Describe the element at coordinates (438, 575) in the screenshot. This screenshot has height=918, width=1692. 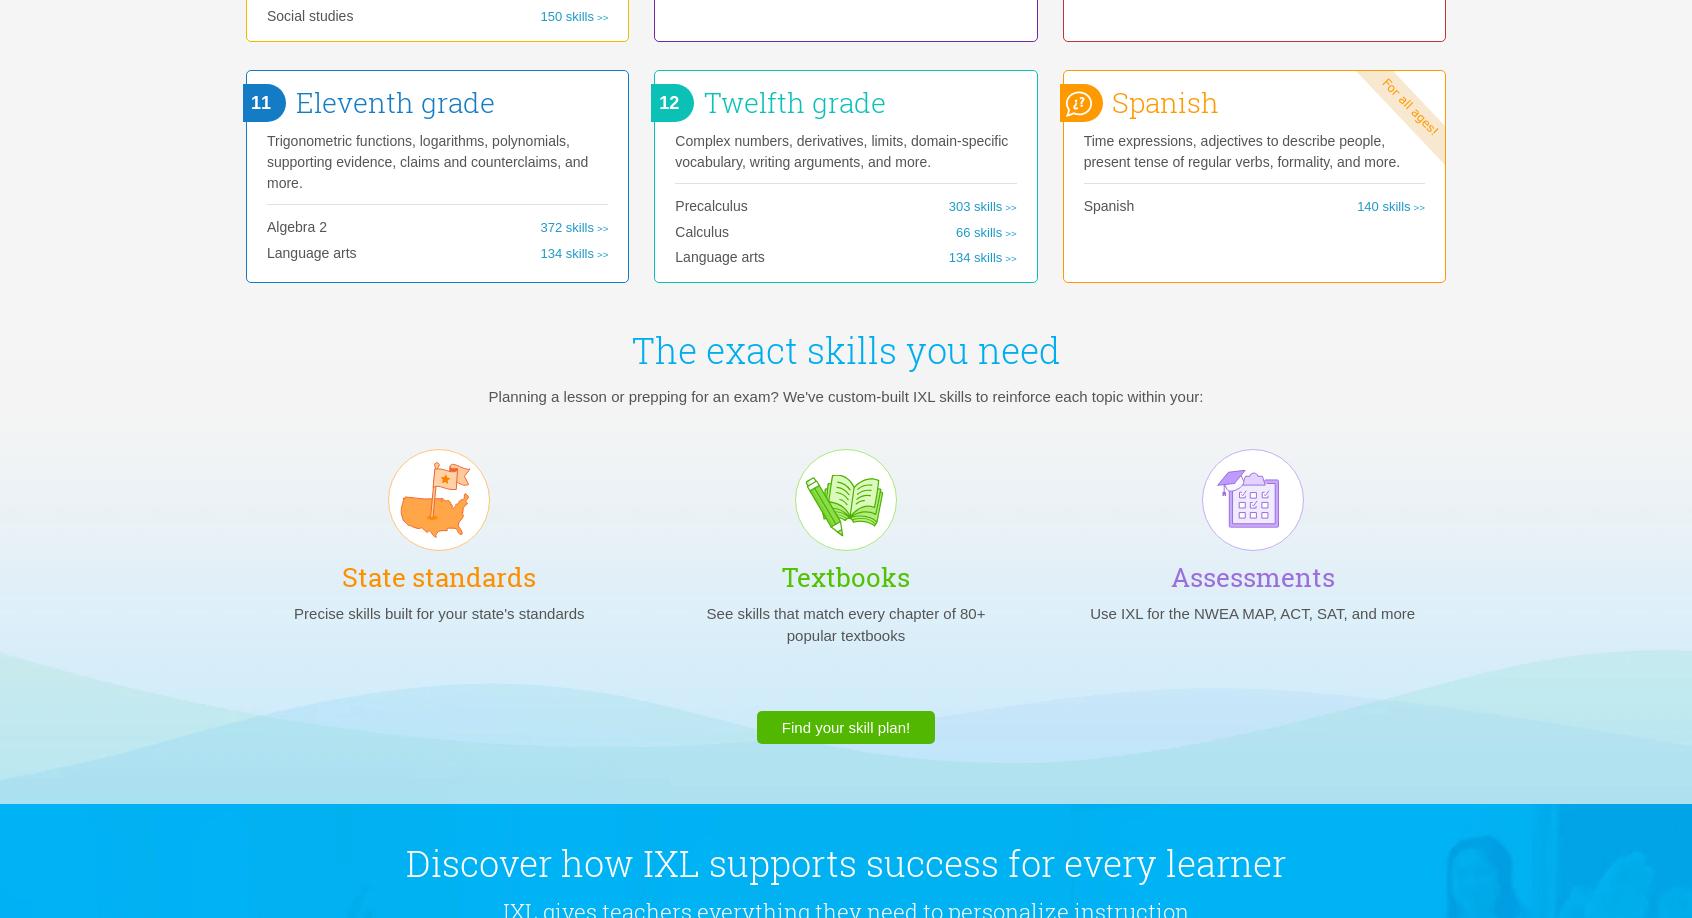
I see `'State standards'` at that location.